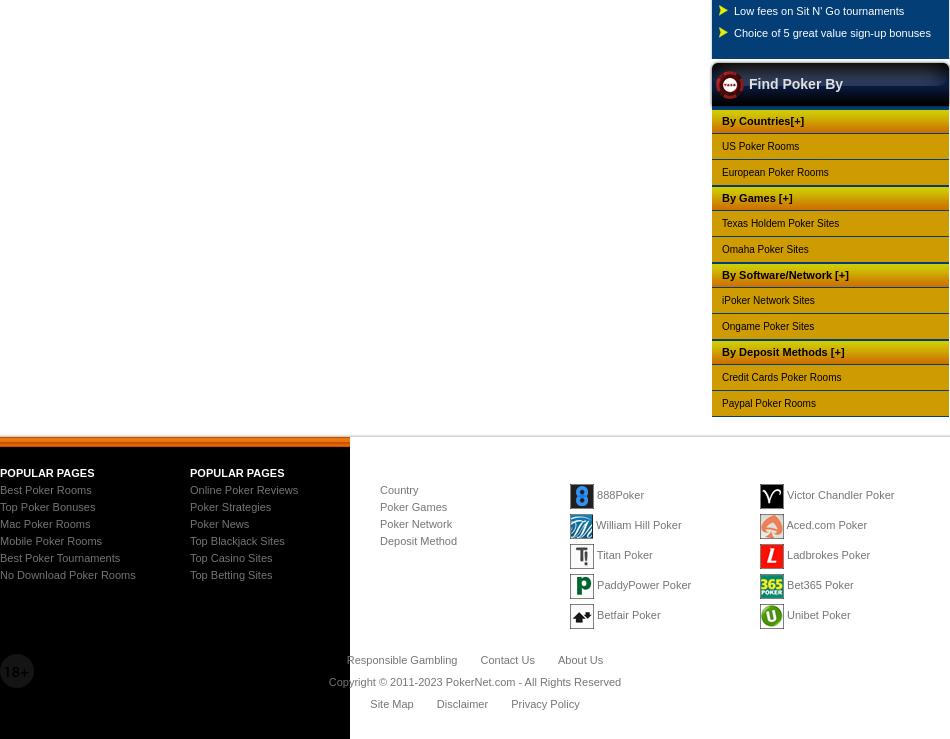  What do you see at coordinates (774, 171) in the screenshot?
I see `'European Poker Rooms'` at bounding box center [774, 171].